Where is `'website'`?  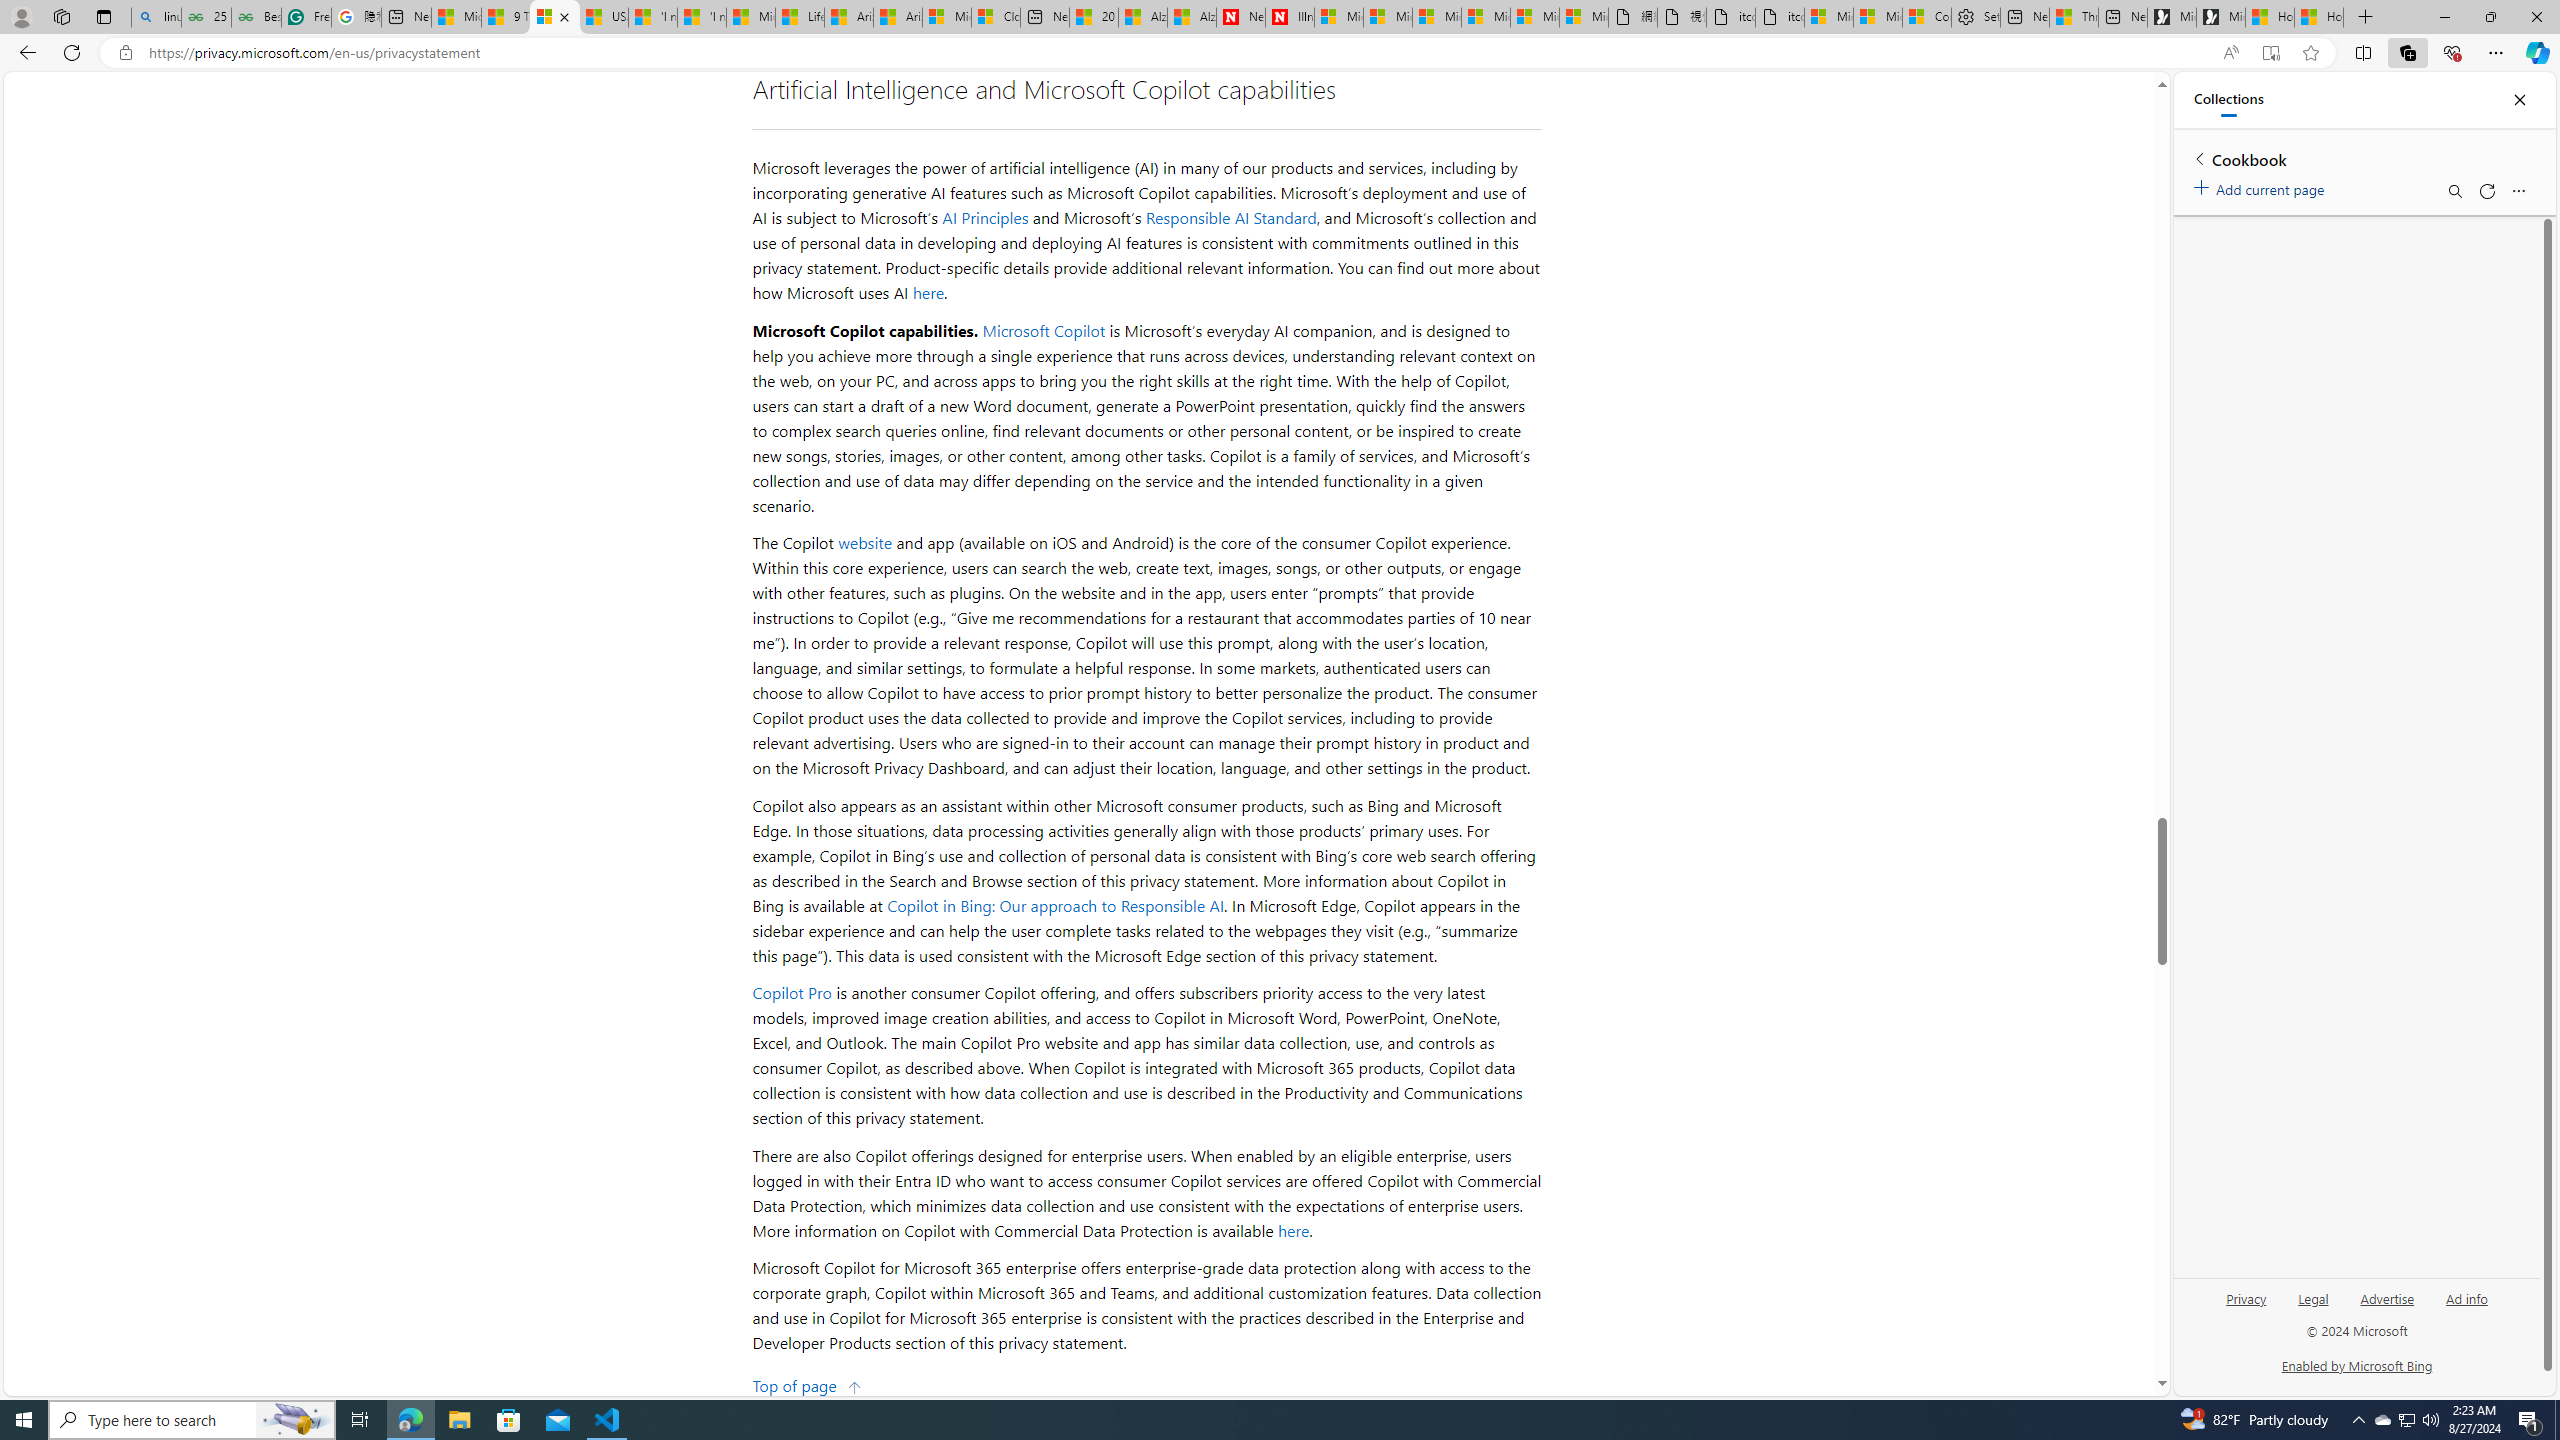
'website' is located at coordinates (864, 541).